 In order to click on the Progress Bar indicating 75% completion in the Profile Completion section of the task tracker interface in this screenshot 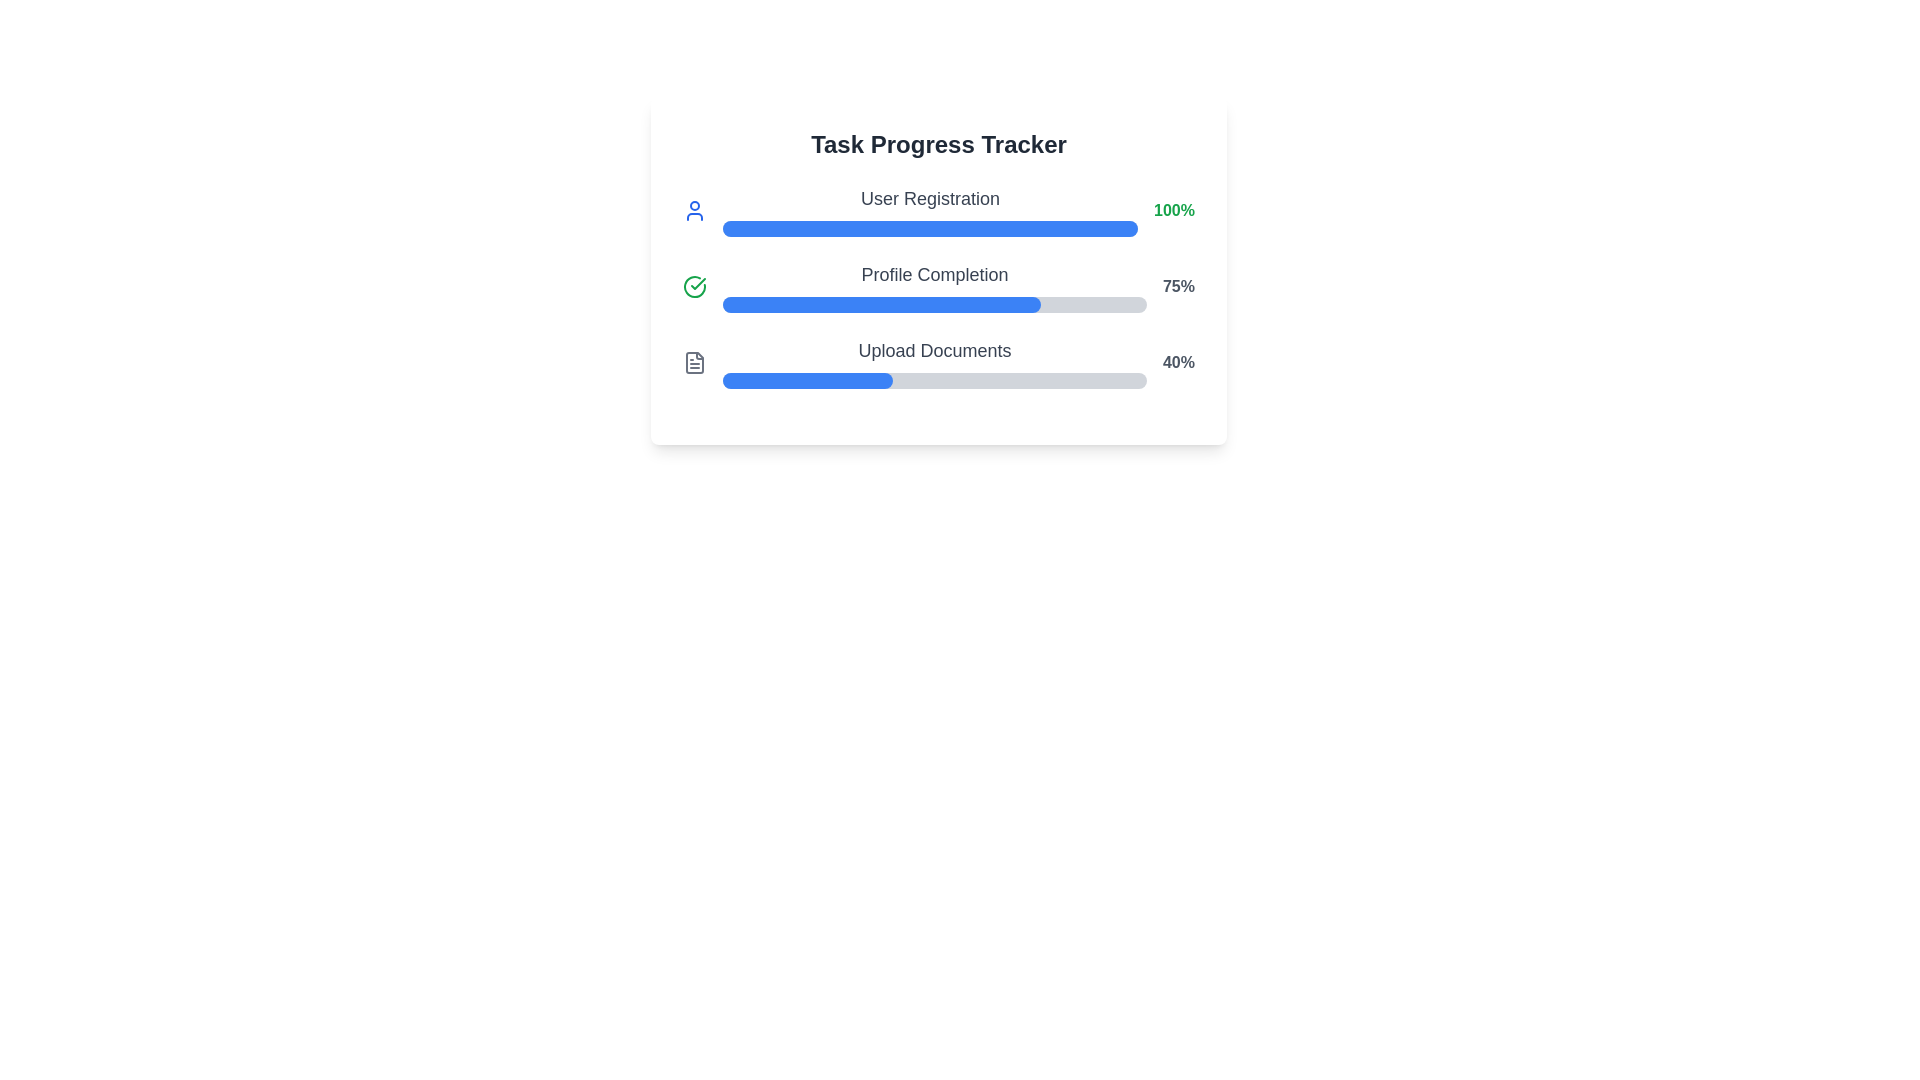, I will do `click(881, 304)`.